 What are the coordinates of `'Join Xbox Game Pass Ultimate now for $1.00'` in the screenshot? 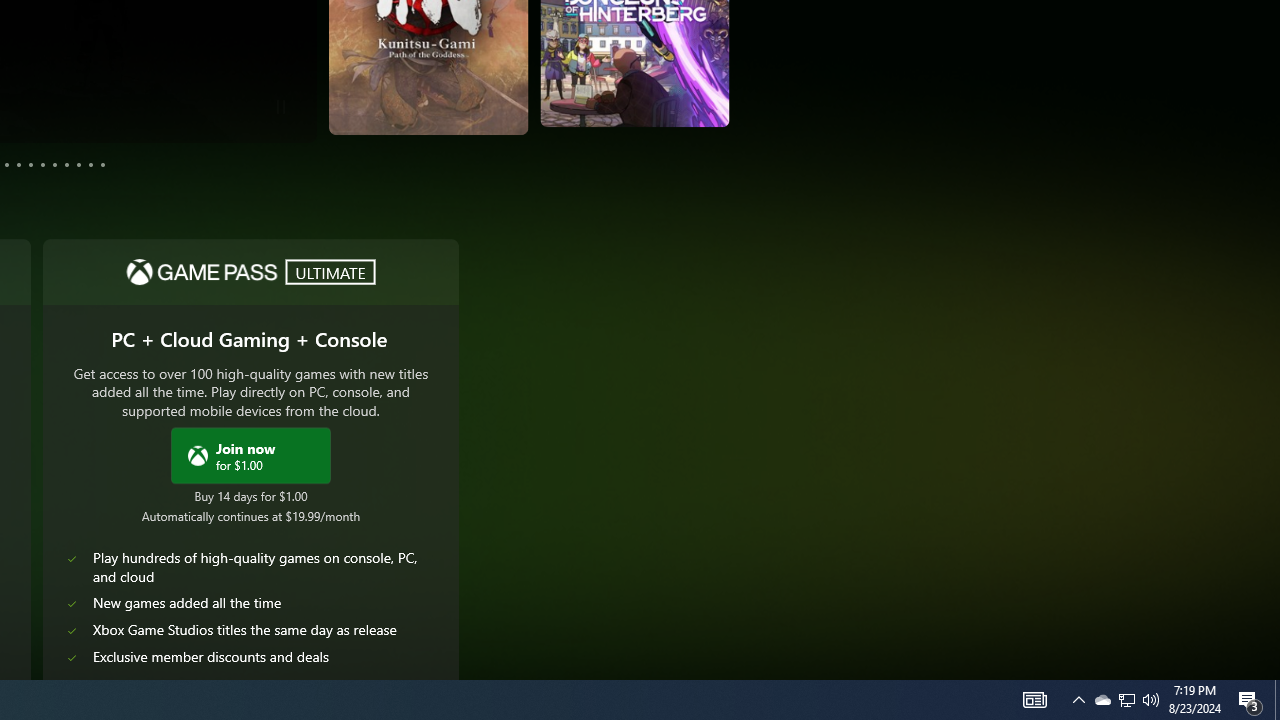 It's located at (250, 455).